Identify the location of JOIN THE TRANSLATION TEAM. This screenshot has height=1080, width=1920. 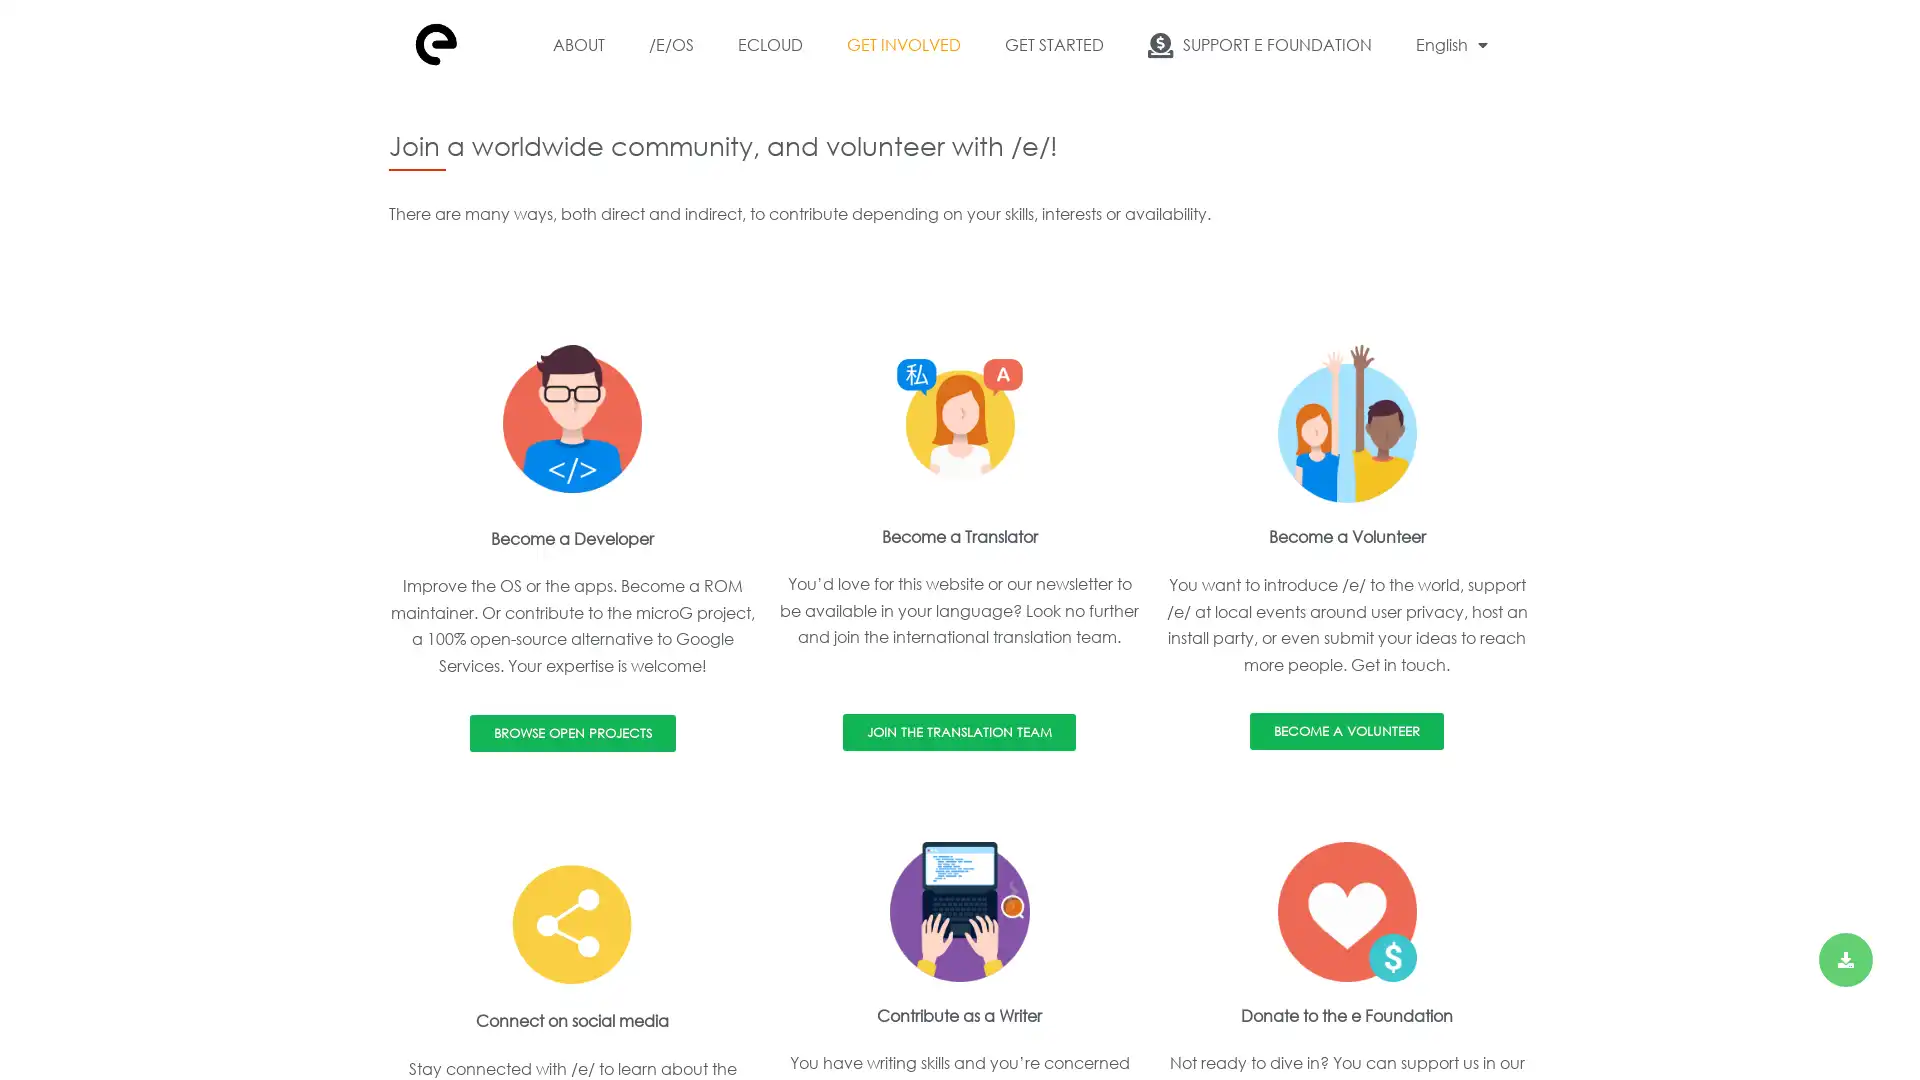
(958, 731).